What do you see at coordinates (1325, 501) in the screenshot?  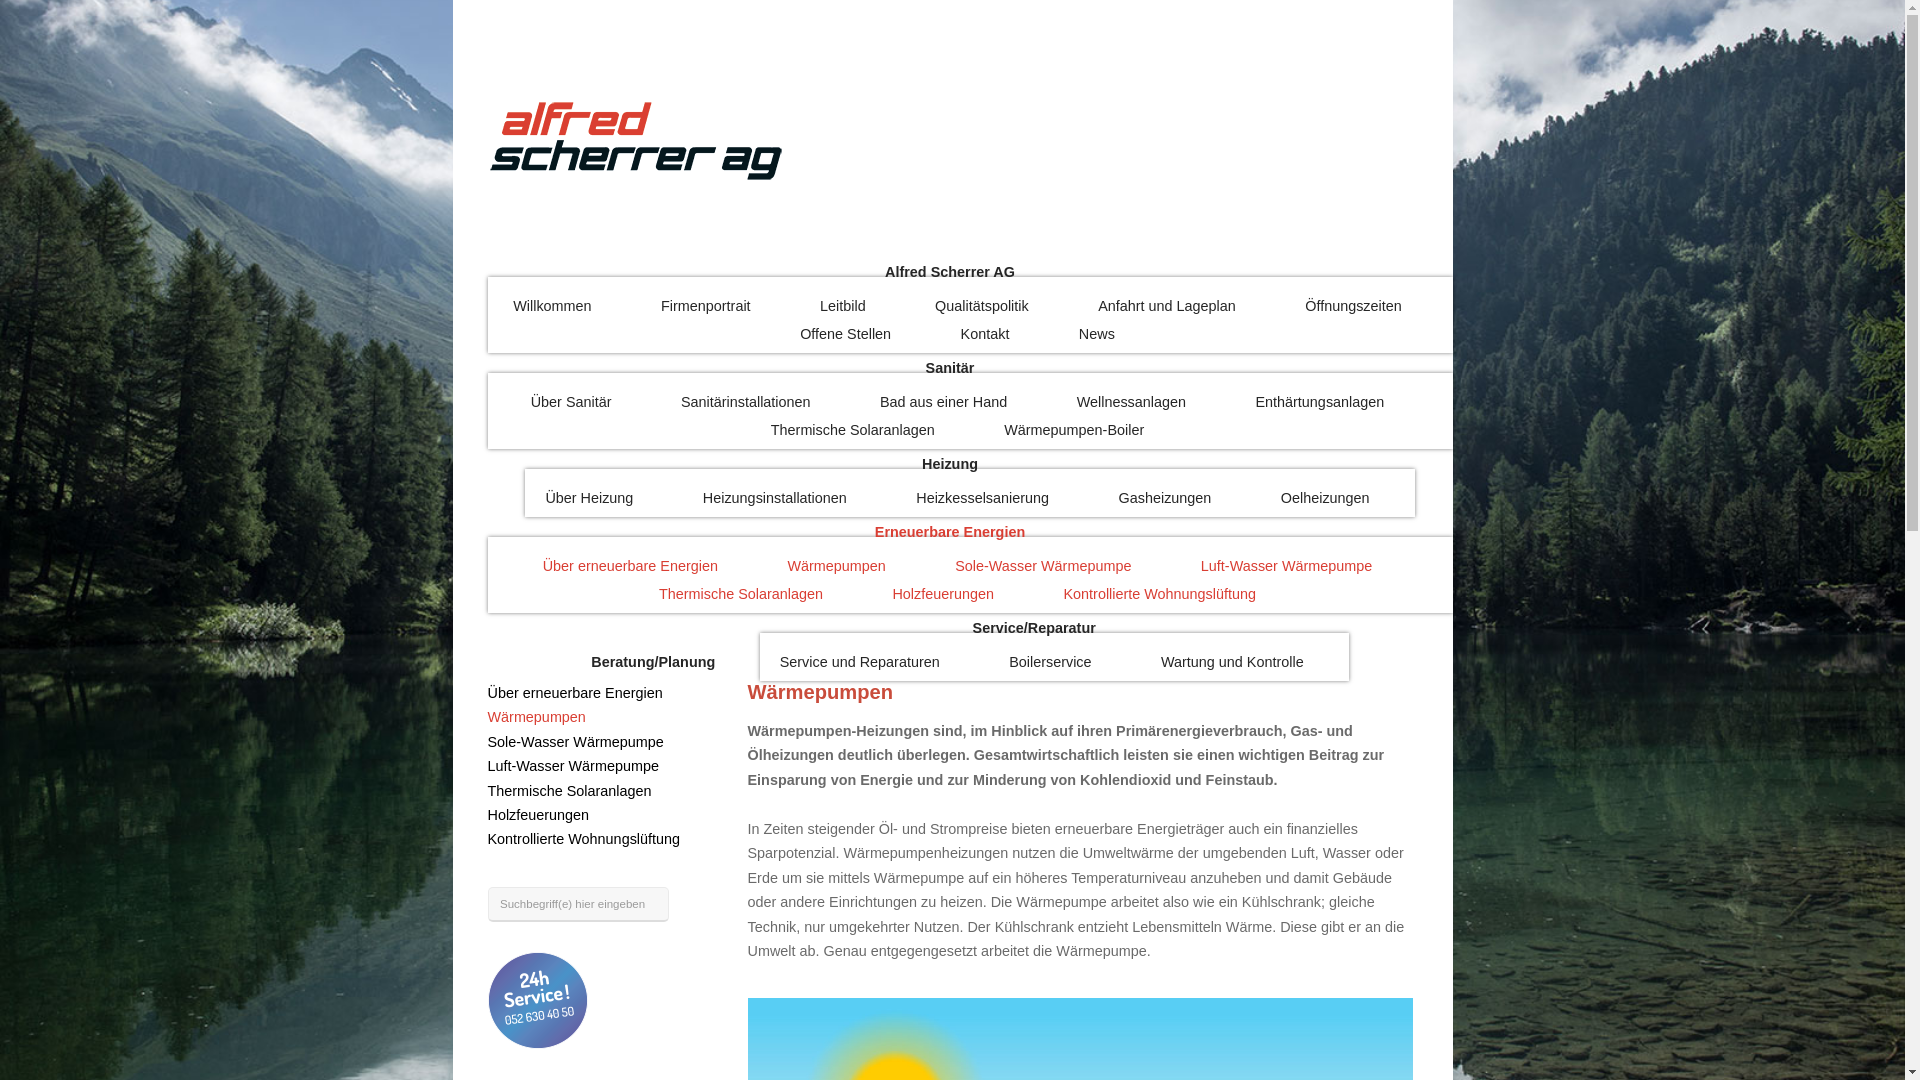 I see `'Oelheizungen'` at bounding box center [1325, 501].